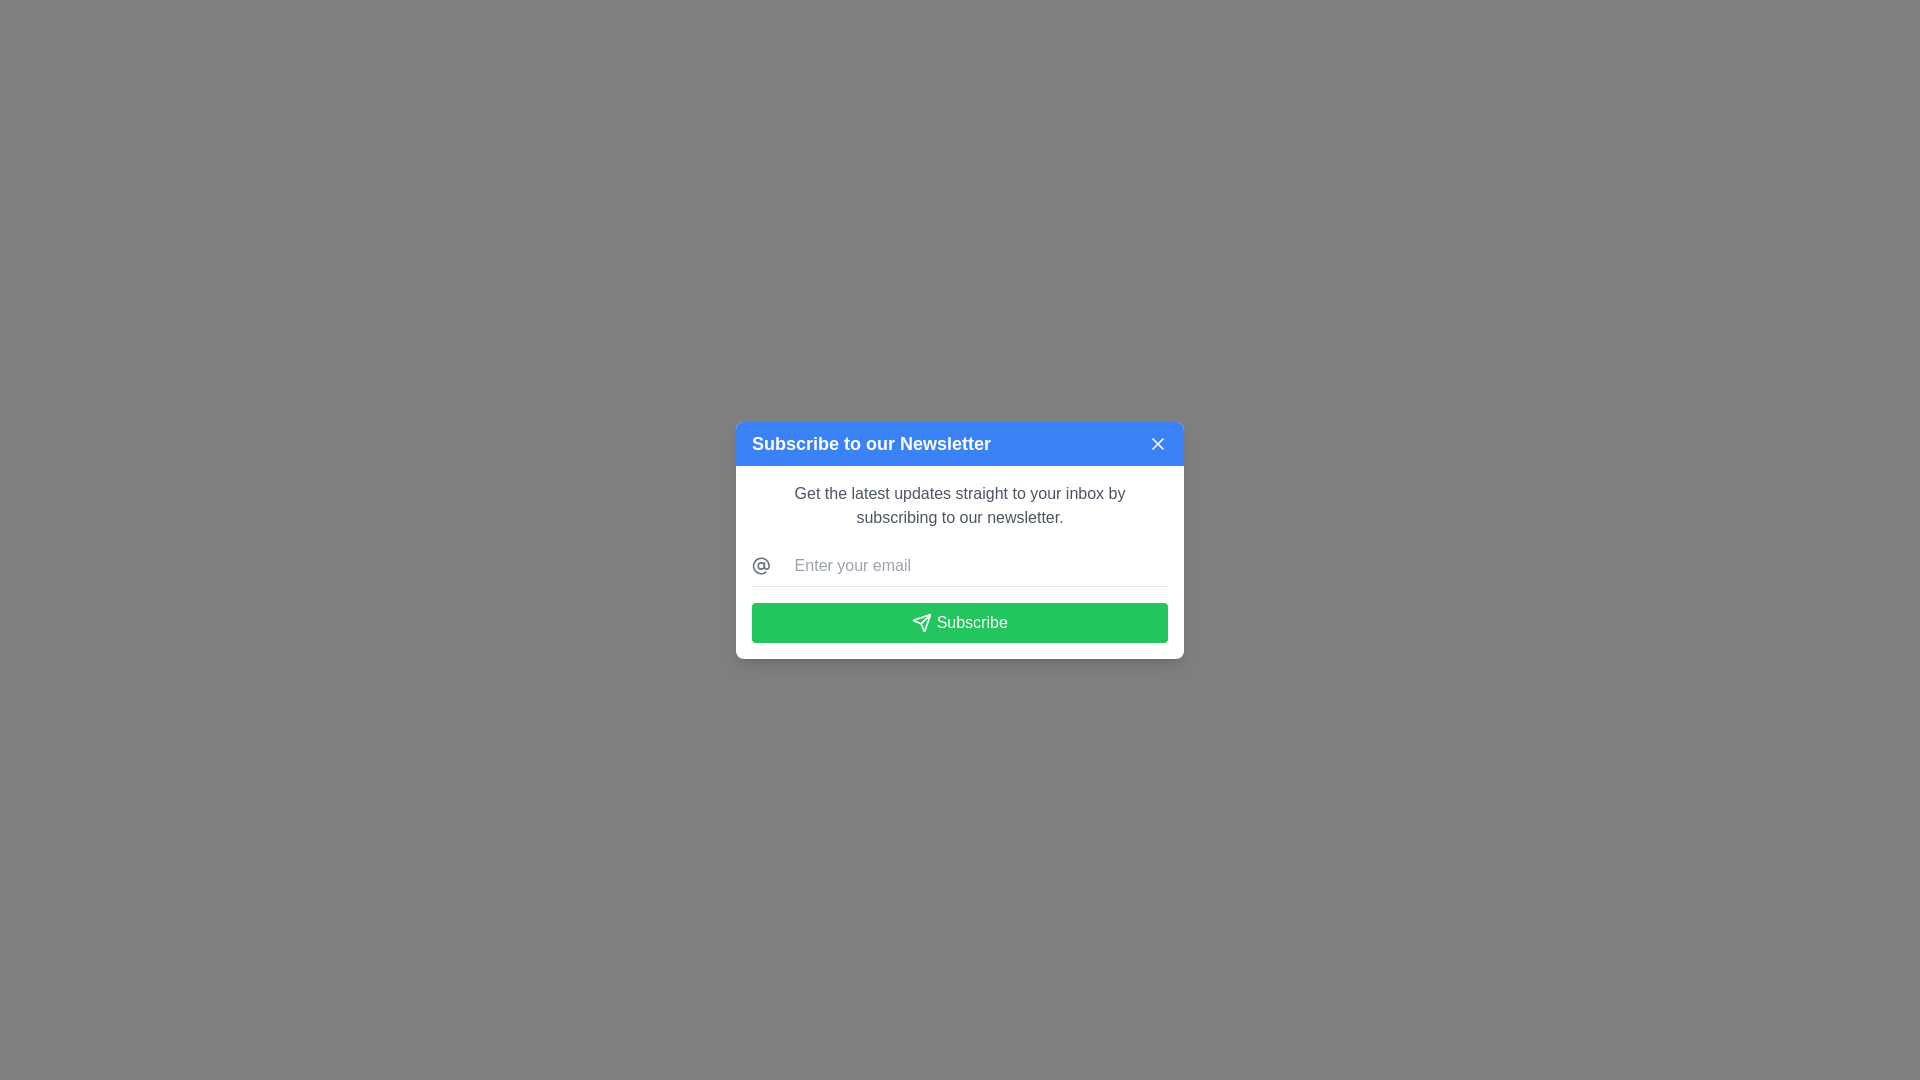  Describe the element at coordinates (960, 540) in the screenshot. I see `the email input field in the newsletter subscription modal to type an email address` at that location.